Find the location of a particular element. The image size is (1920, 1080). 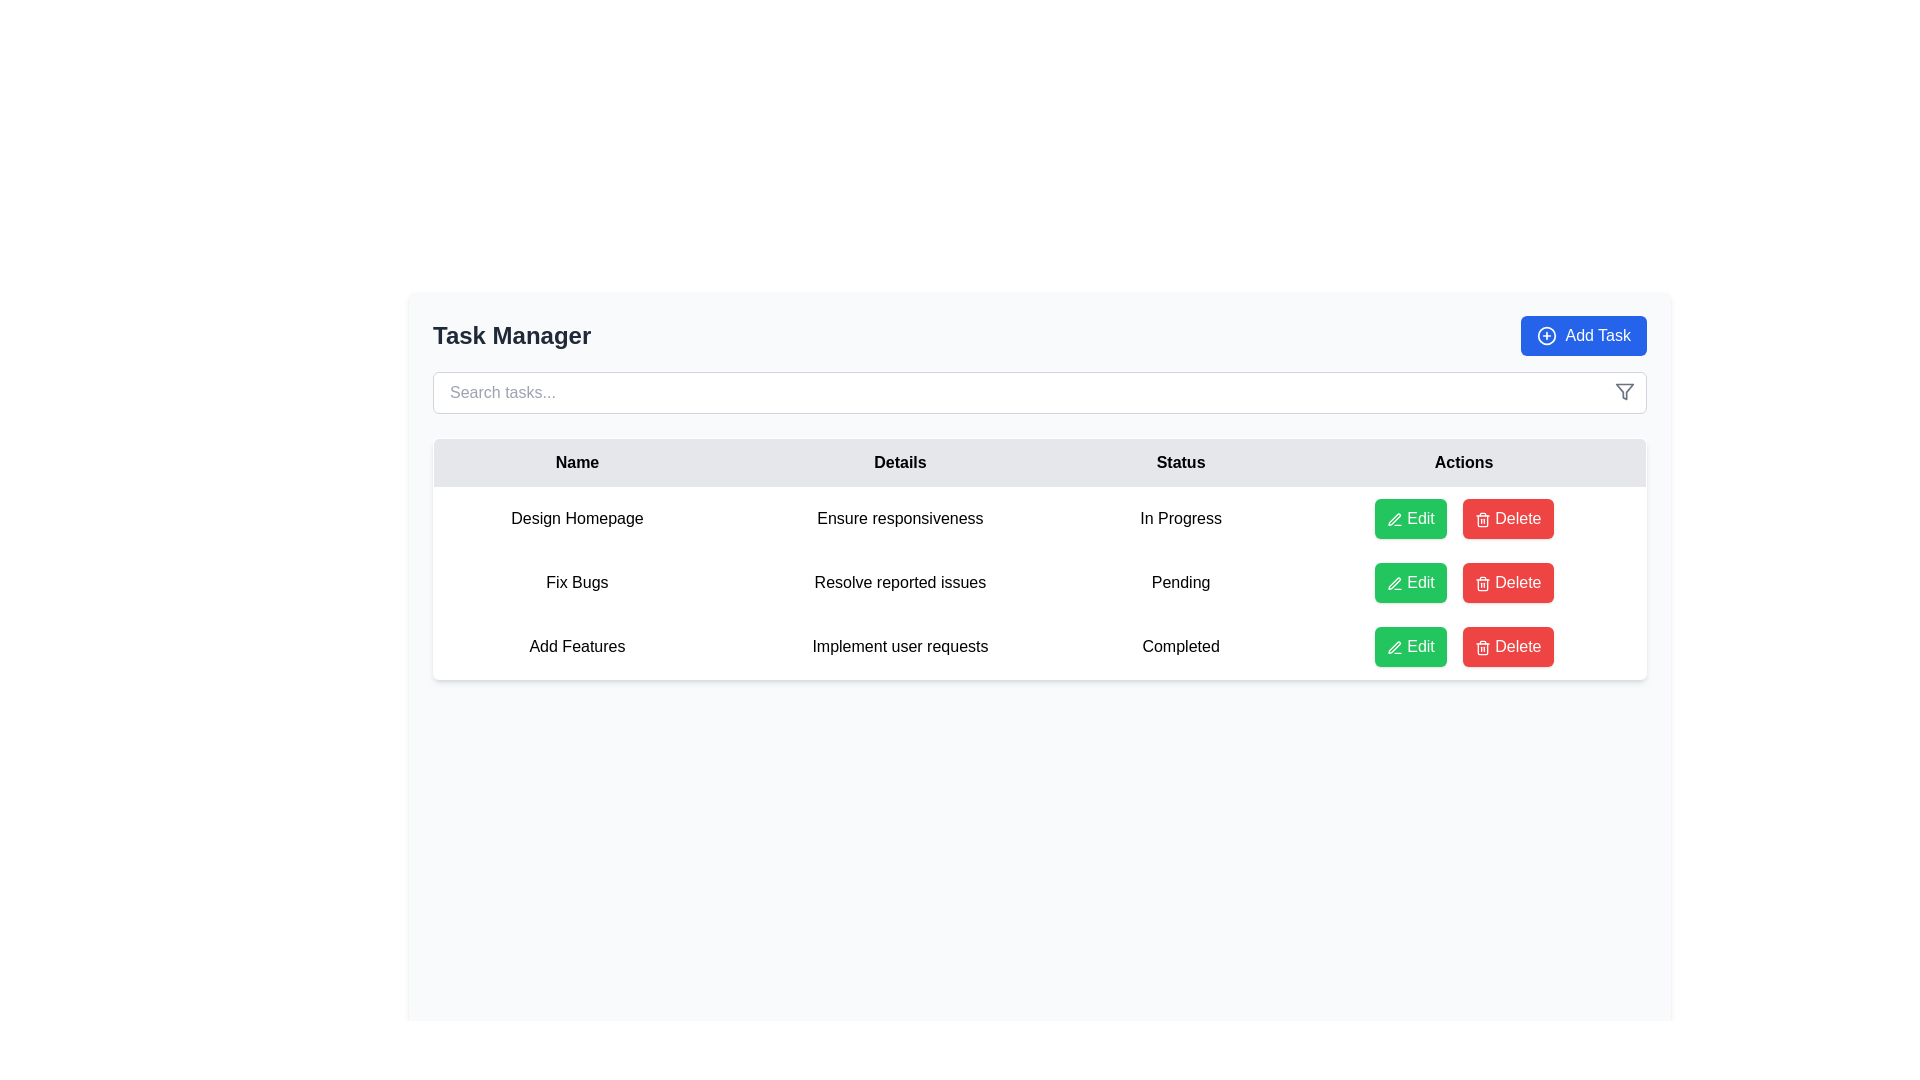

the delete icon located within the red 'Delete' button in the 'Actions' column of the task manager interface as a visual cue is located at coordinates (1482, 583).